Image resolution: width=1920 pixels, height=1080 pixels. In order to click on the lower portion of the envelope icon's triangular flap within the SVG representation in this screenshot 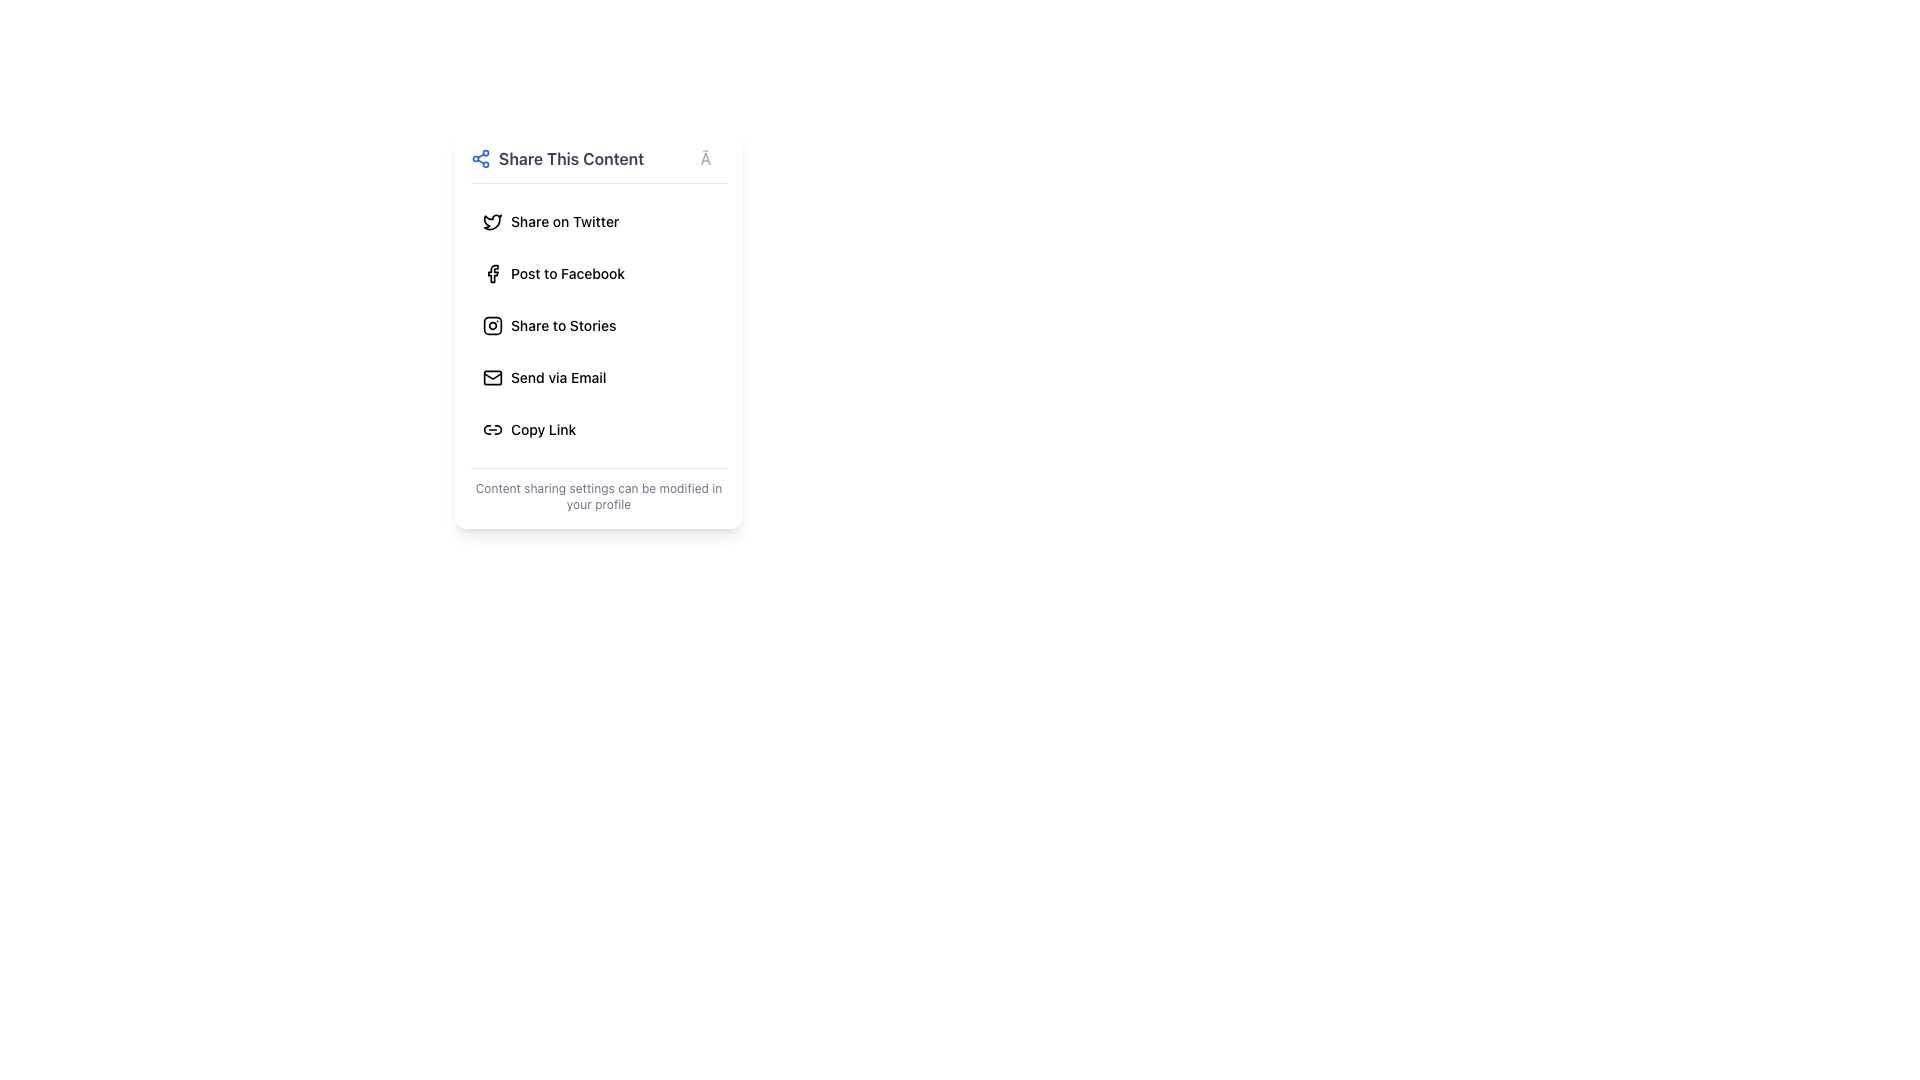, I will do `click(493, 375)`.